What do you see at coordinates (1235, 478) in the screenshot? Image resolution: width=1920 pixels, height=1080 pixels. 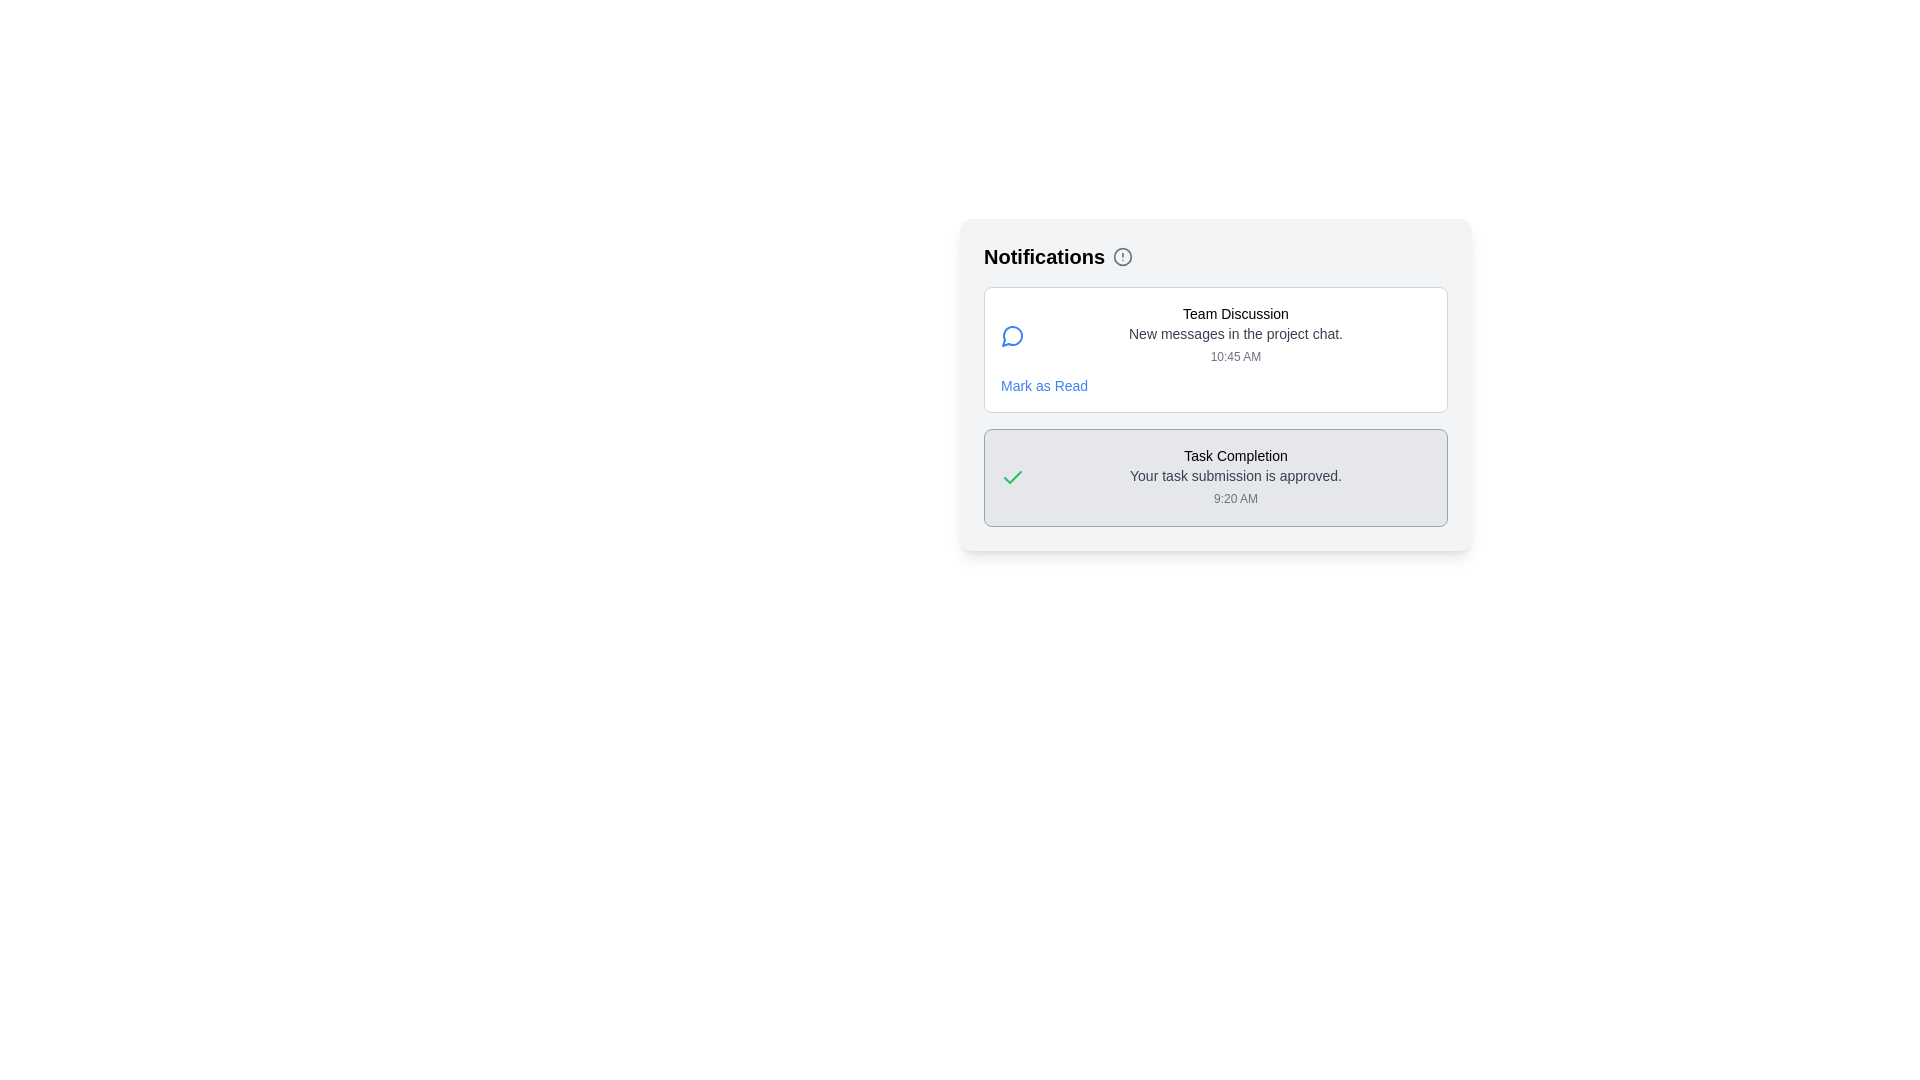 I see `the interactive notification message that provides feedback about task approval, located near the center-right of the interface, below the 'Team Discussion' notification` at bounding box center [1235, 478].